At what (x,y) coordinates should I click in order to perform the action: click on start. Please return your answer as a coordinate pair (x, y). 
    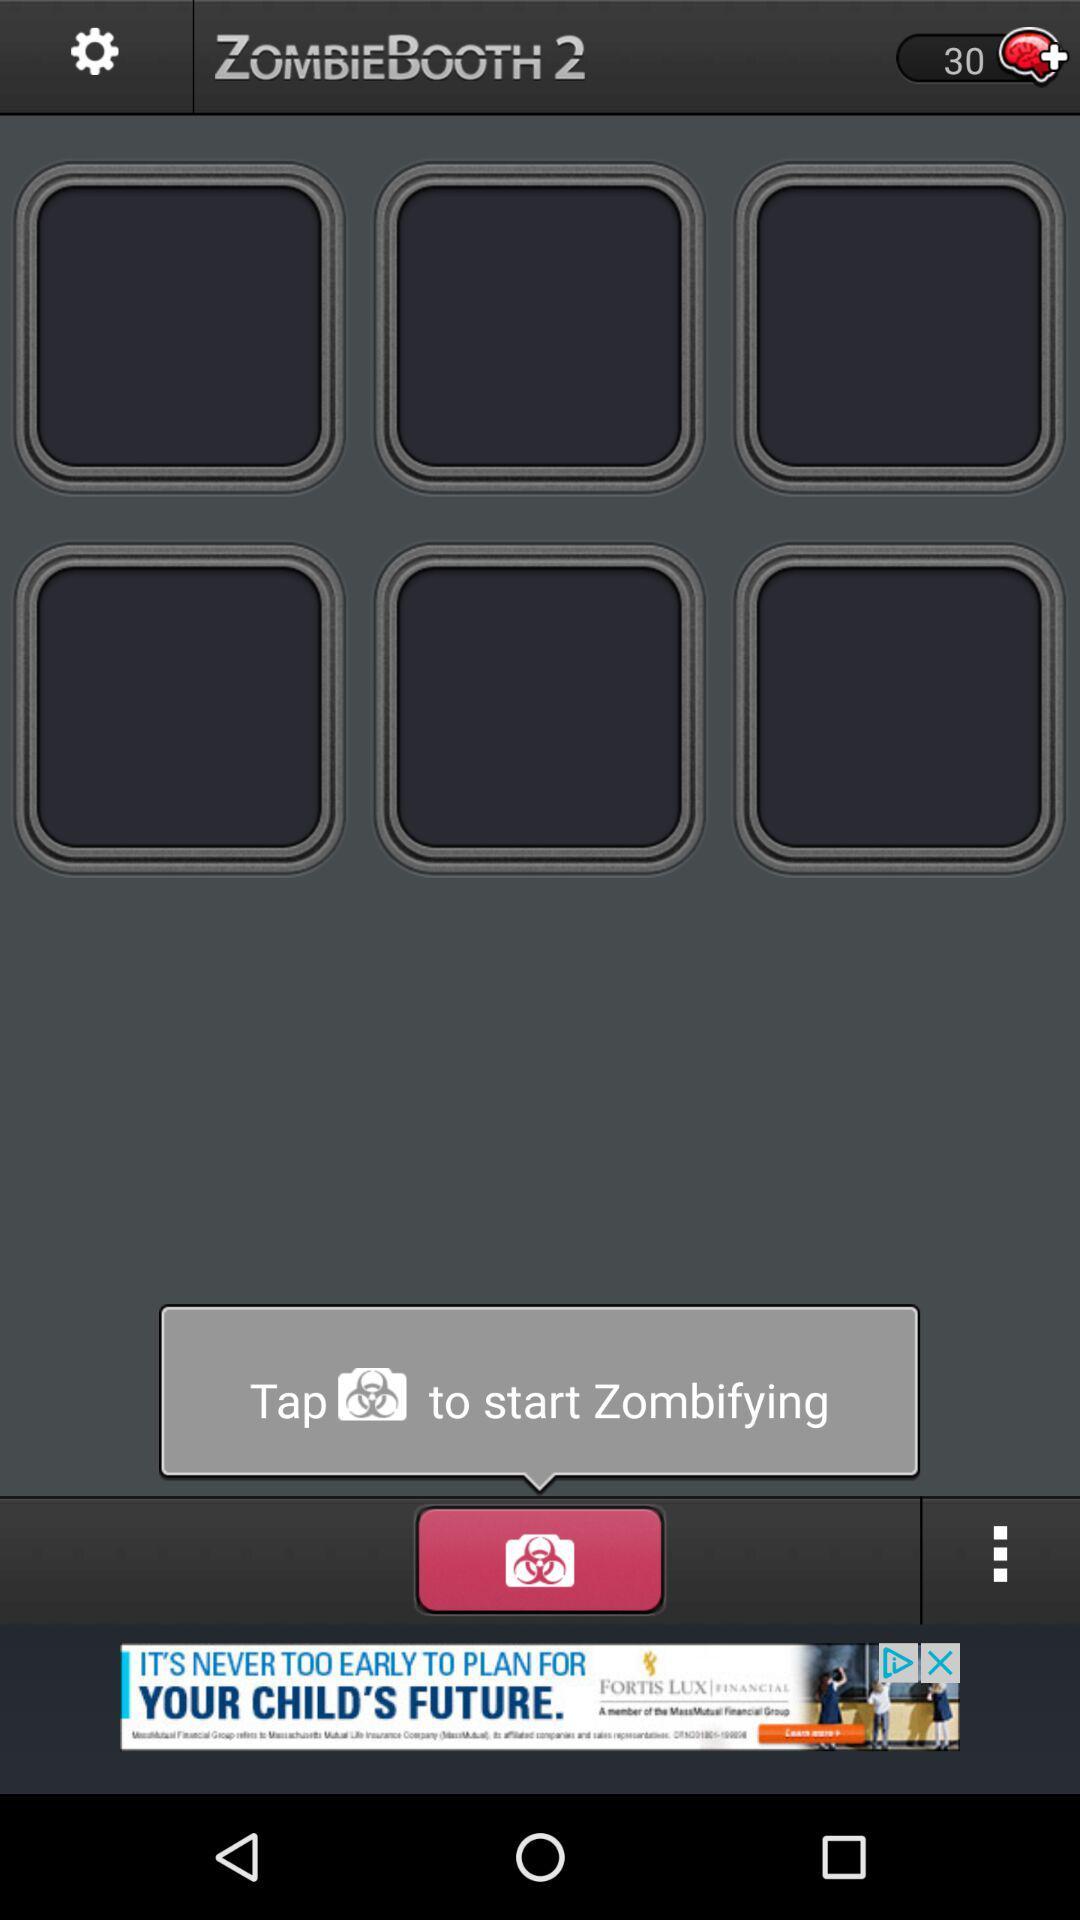
    Looking at the image, I should click on (540, 1559).